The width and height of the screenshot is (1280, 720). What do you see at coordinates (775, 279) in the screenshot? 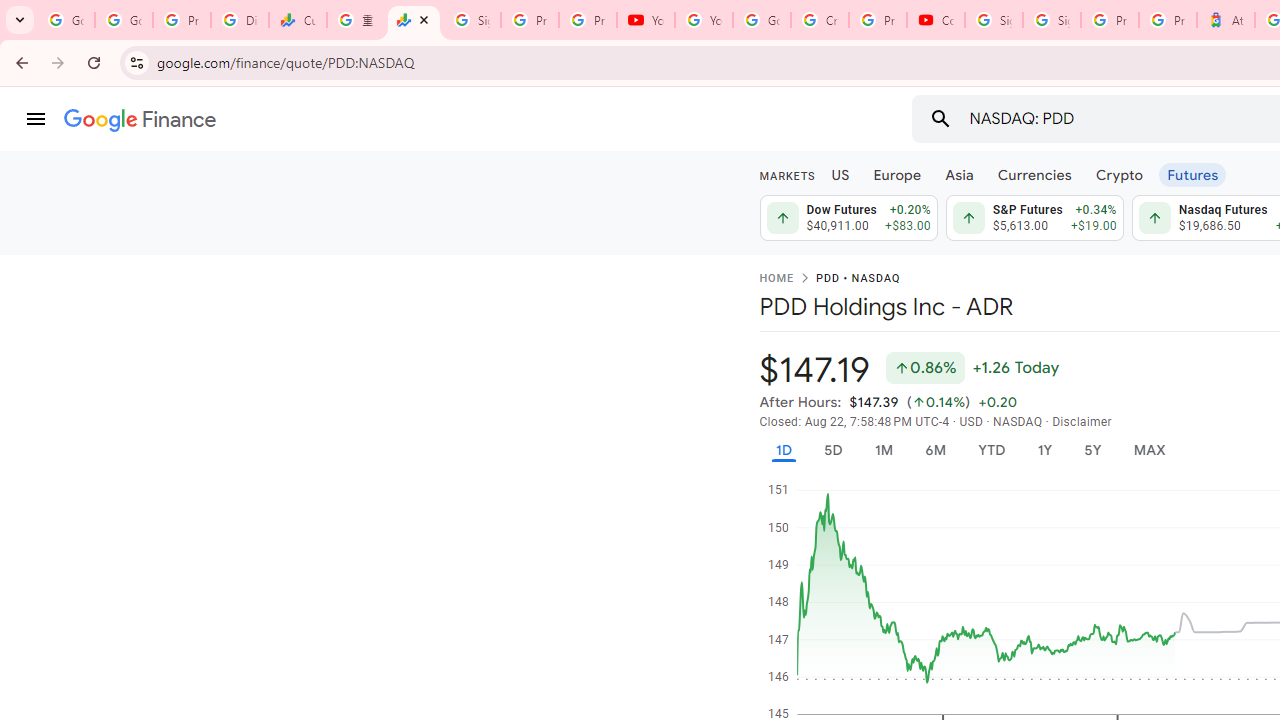
I see `'HOME'` at bounding box center [775, 279].